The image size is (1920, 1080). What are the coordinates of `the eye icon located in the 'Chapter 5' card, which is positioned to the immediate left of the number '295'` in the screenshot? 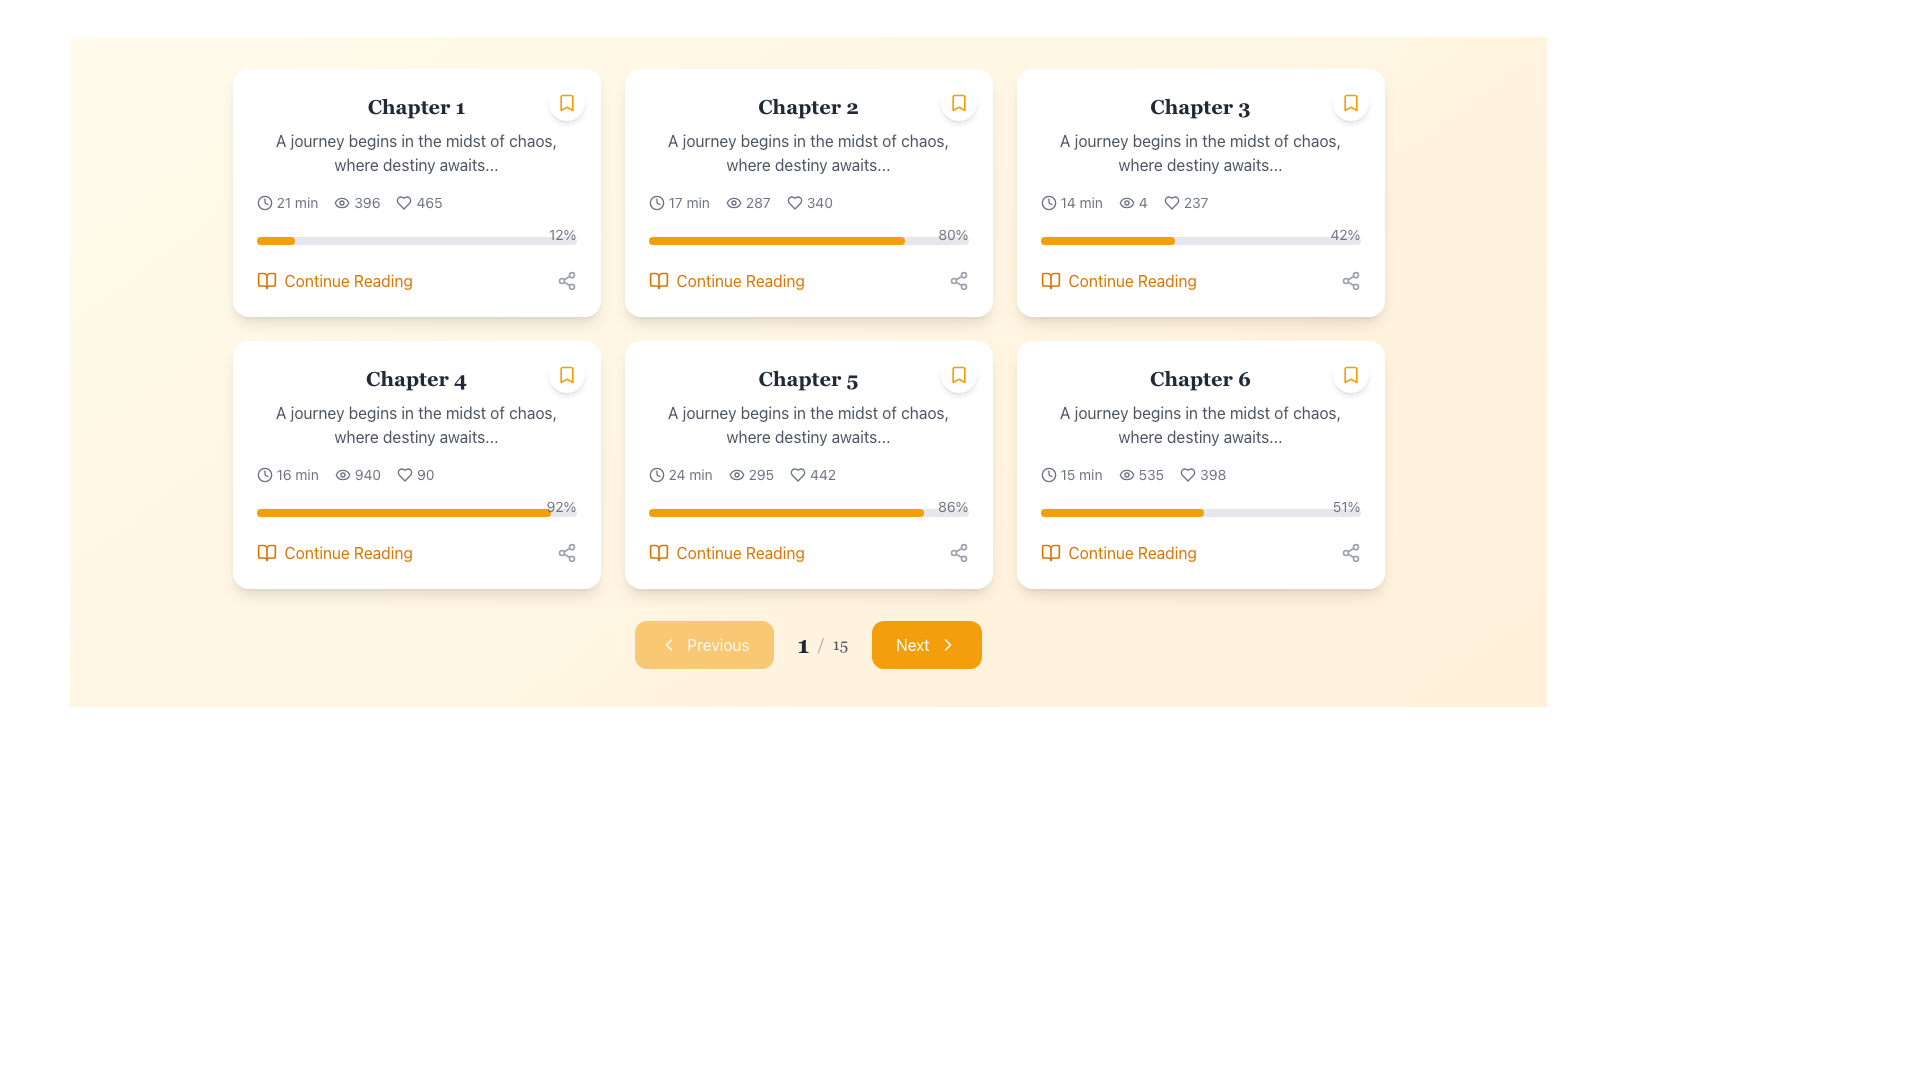 It's located at (735, 474).